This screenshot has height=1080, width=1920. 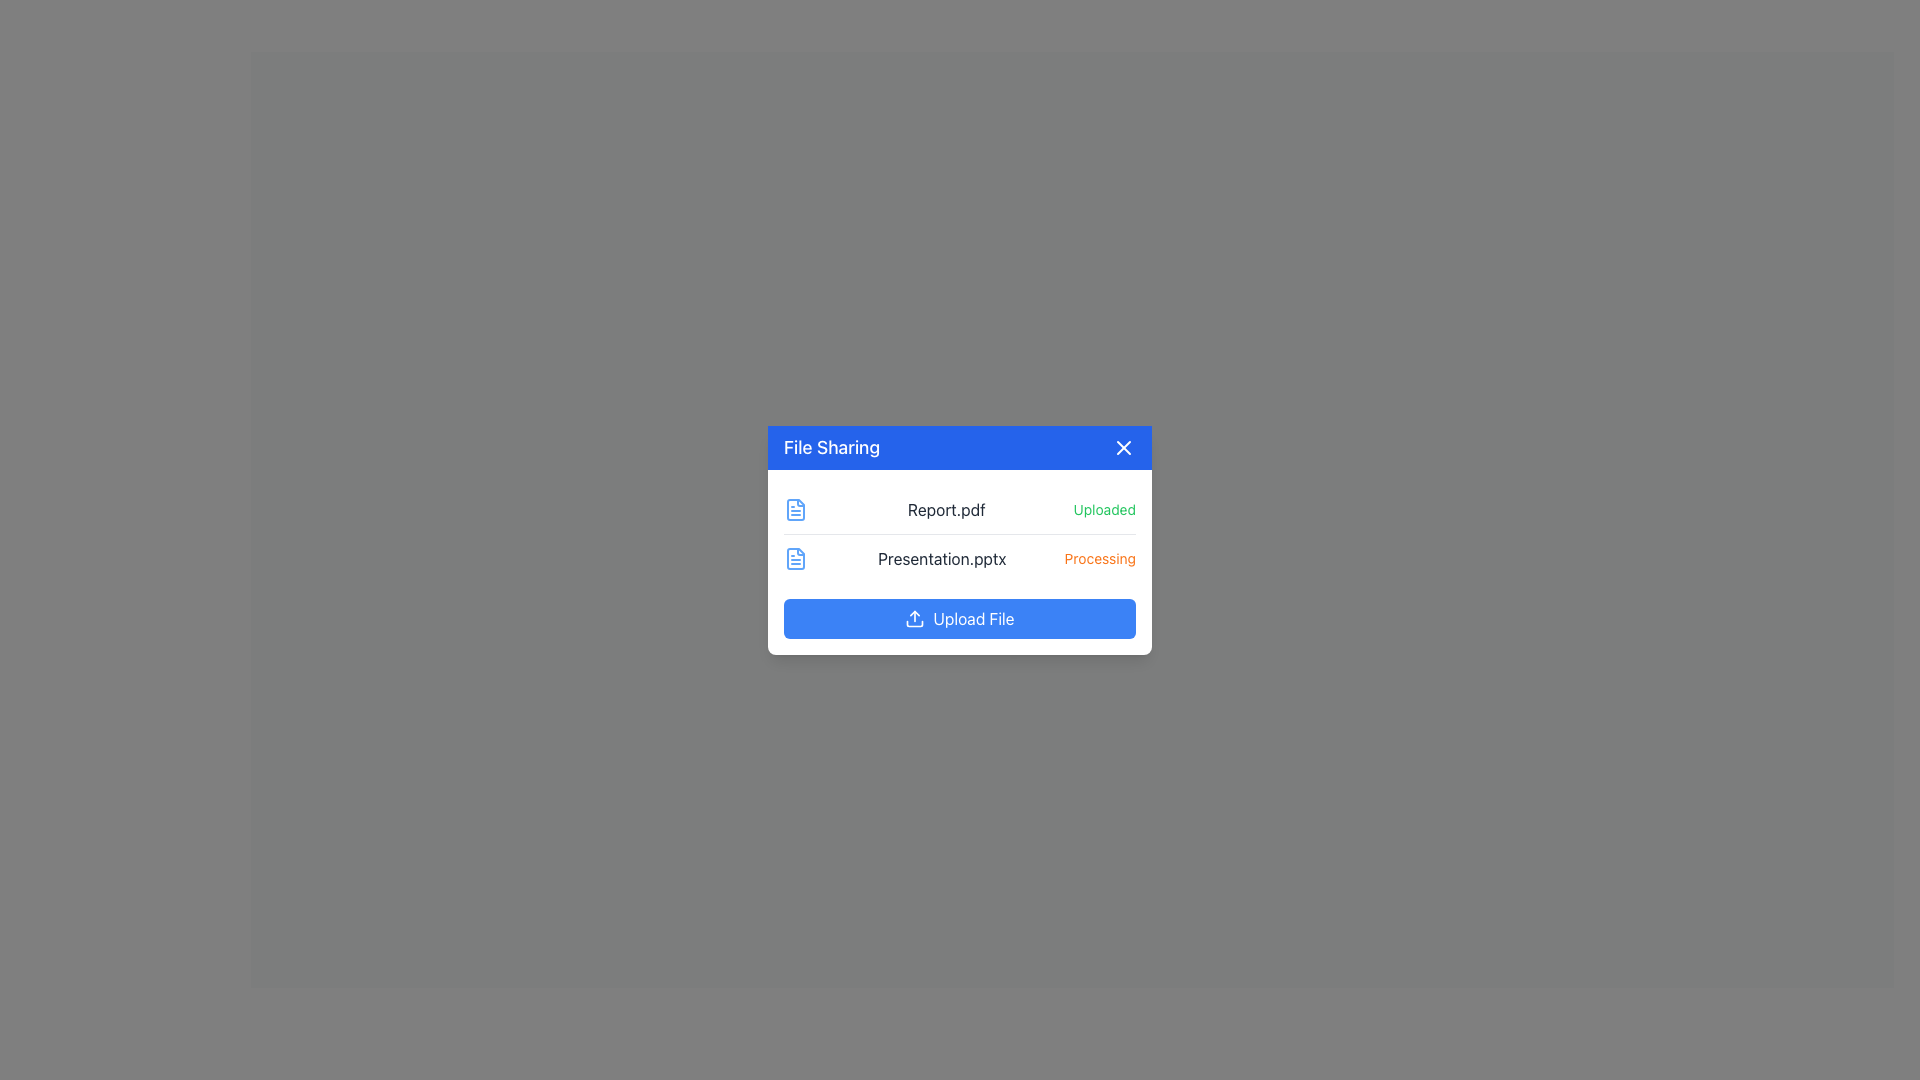 I want to click on the PDF file icon representing 'Report.pdf' located at the top left of the 'File Sharing' dialog box, so click(x=795, y=508).